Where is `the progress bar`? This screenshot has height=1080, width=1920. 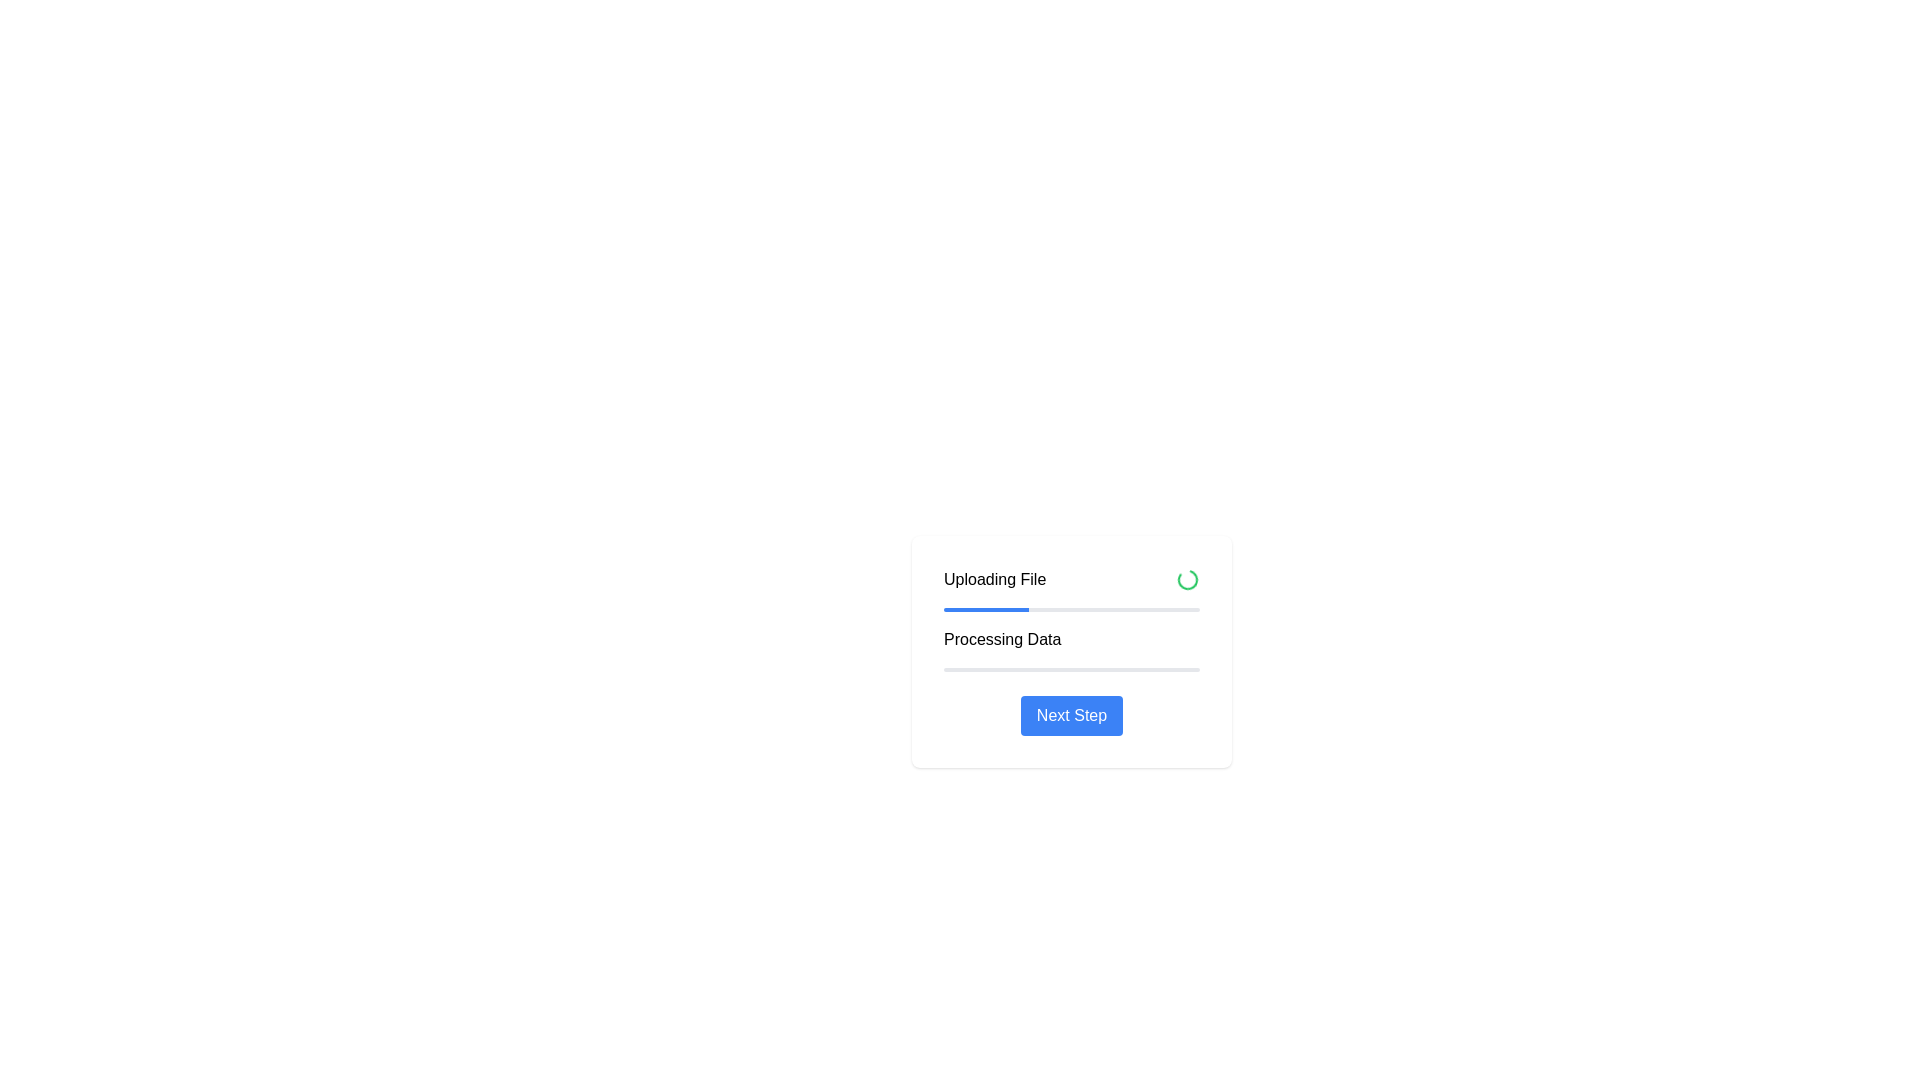 the progress bar is located at coordinates (970, 608).